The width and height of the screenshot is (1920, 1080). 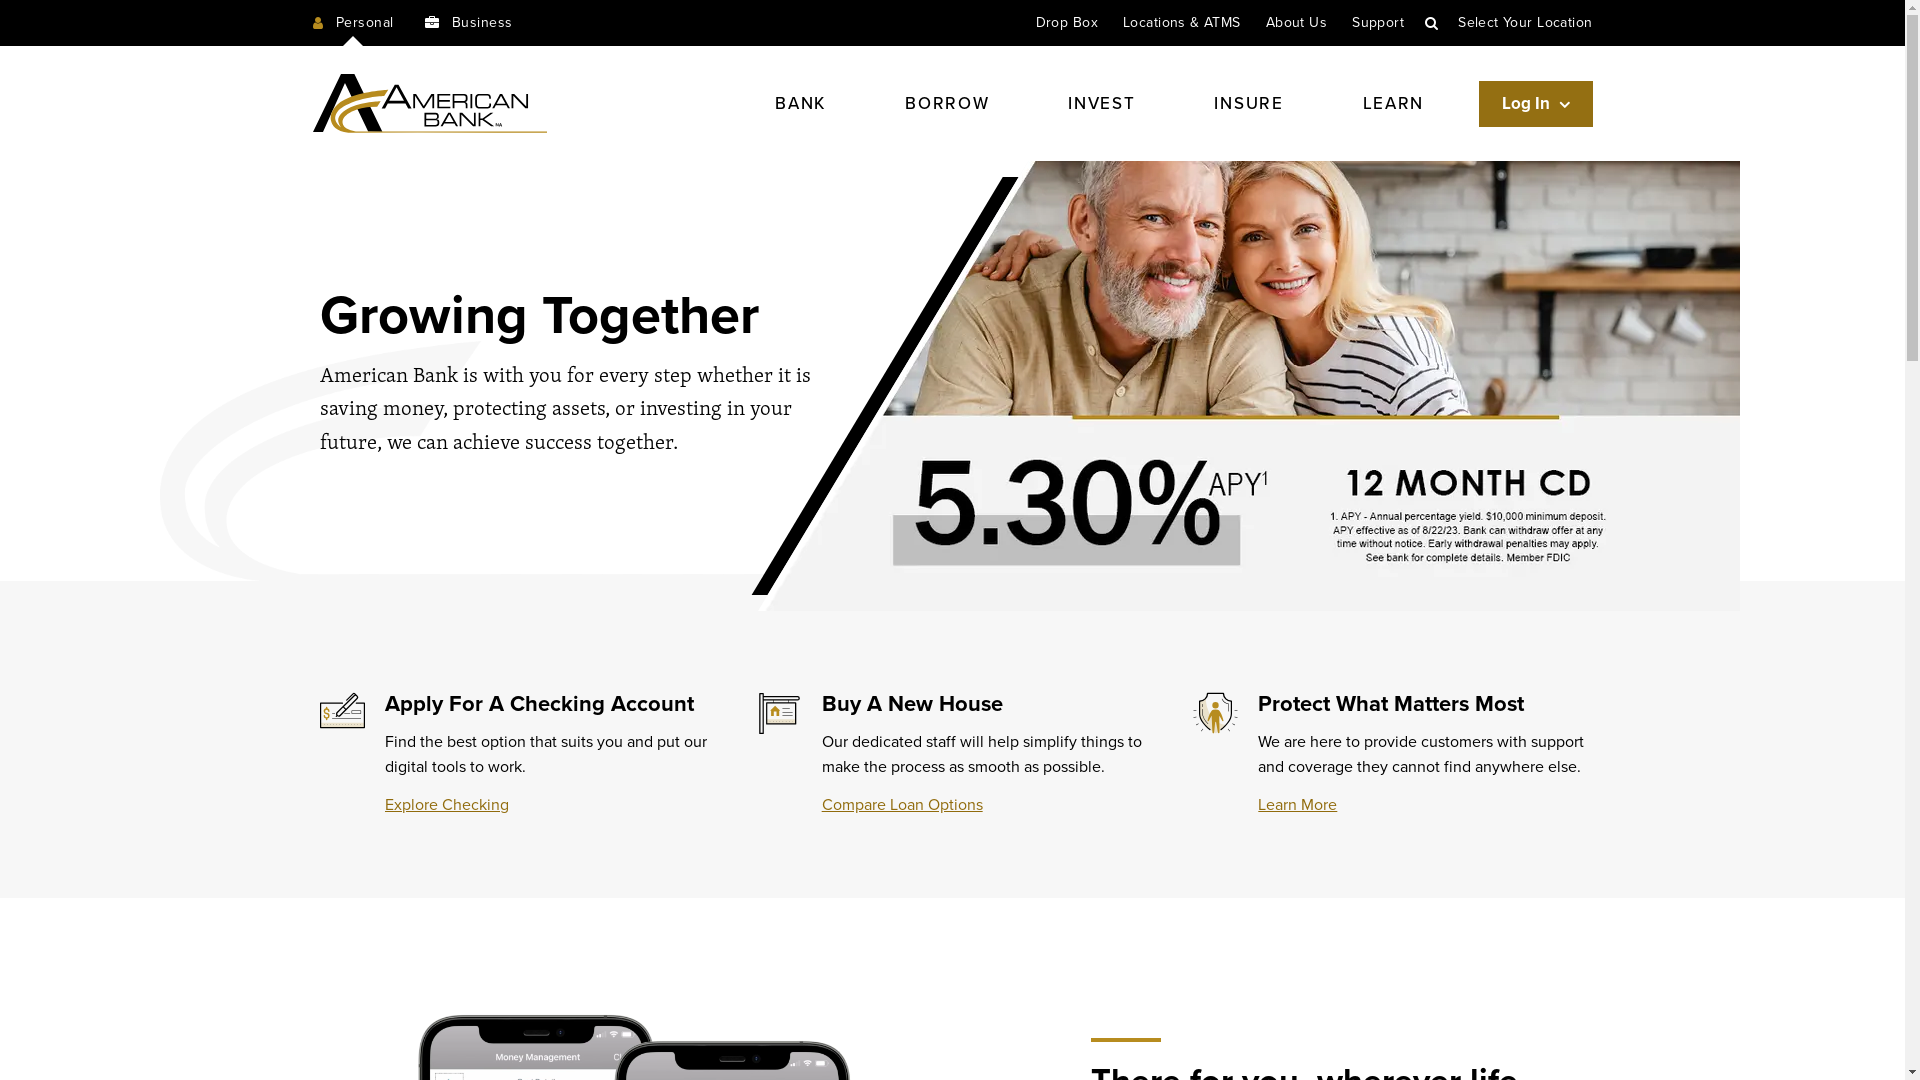 What do you see at coordinates (1376, 22) in the screenshot?
I see `'Support'` at bounding box center [1376, 22].